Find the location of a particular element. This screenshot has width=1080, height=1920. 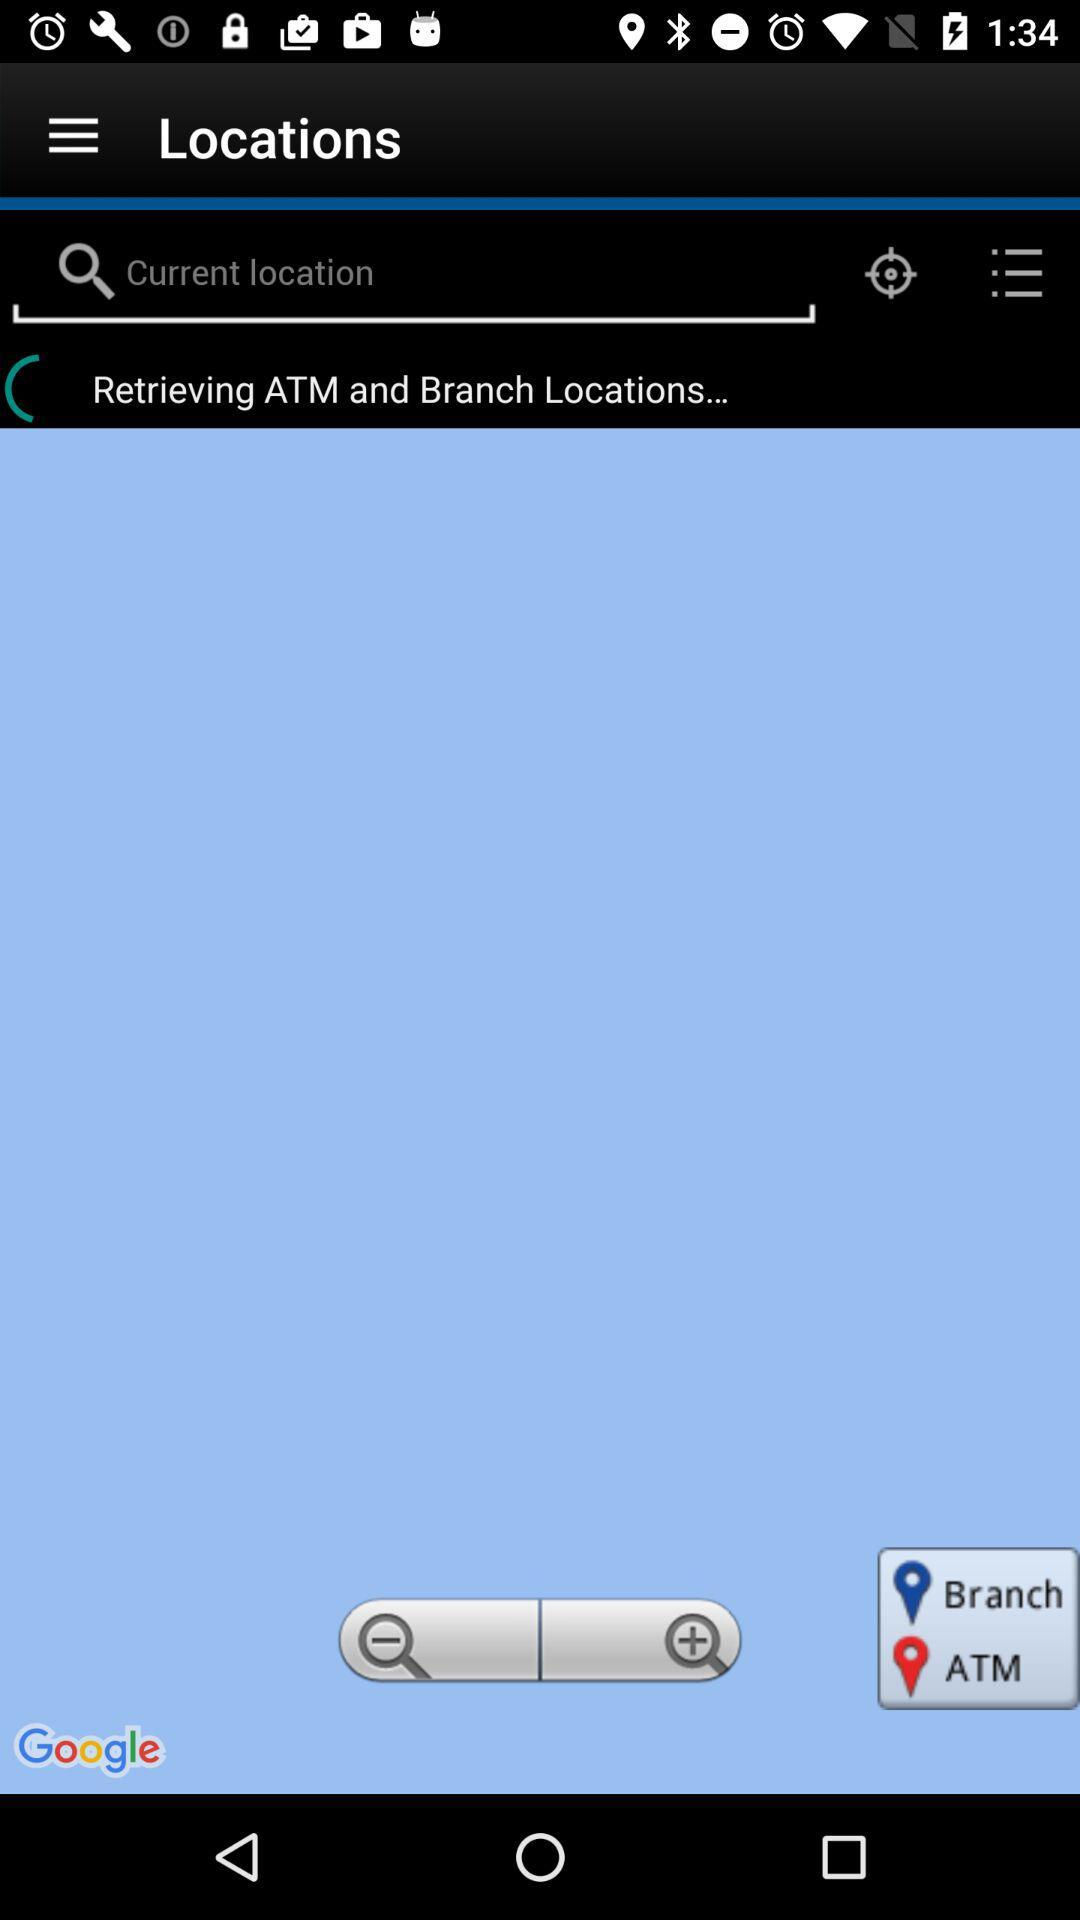

this is to zoom in the available page is located at coordinates (644, 1646).